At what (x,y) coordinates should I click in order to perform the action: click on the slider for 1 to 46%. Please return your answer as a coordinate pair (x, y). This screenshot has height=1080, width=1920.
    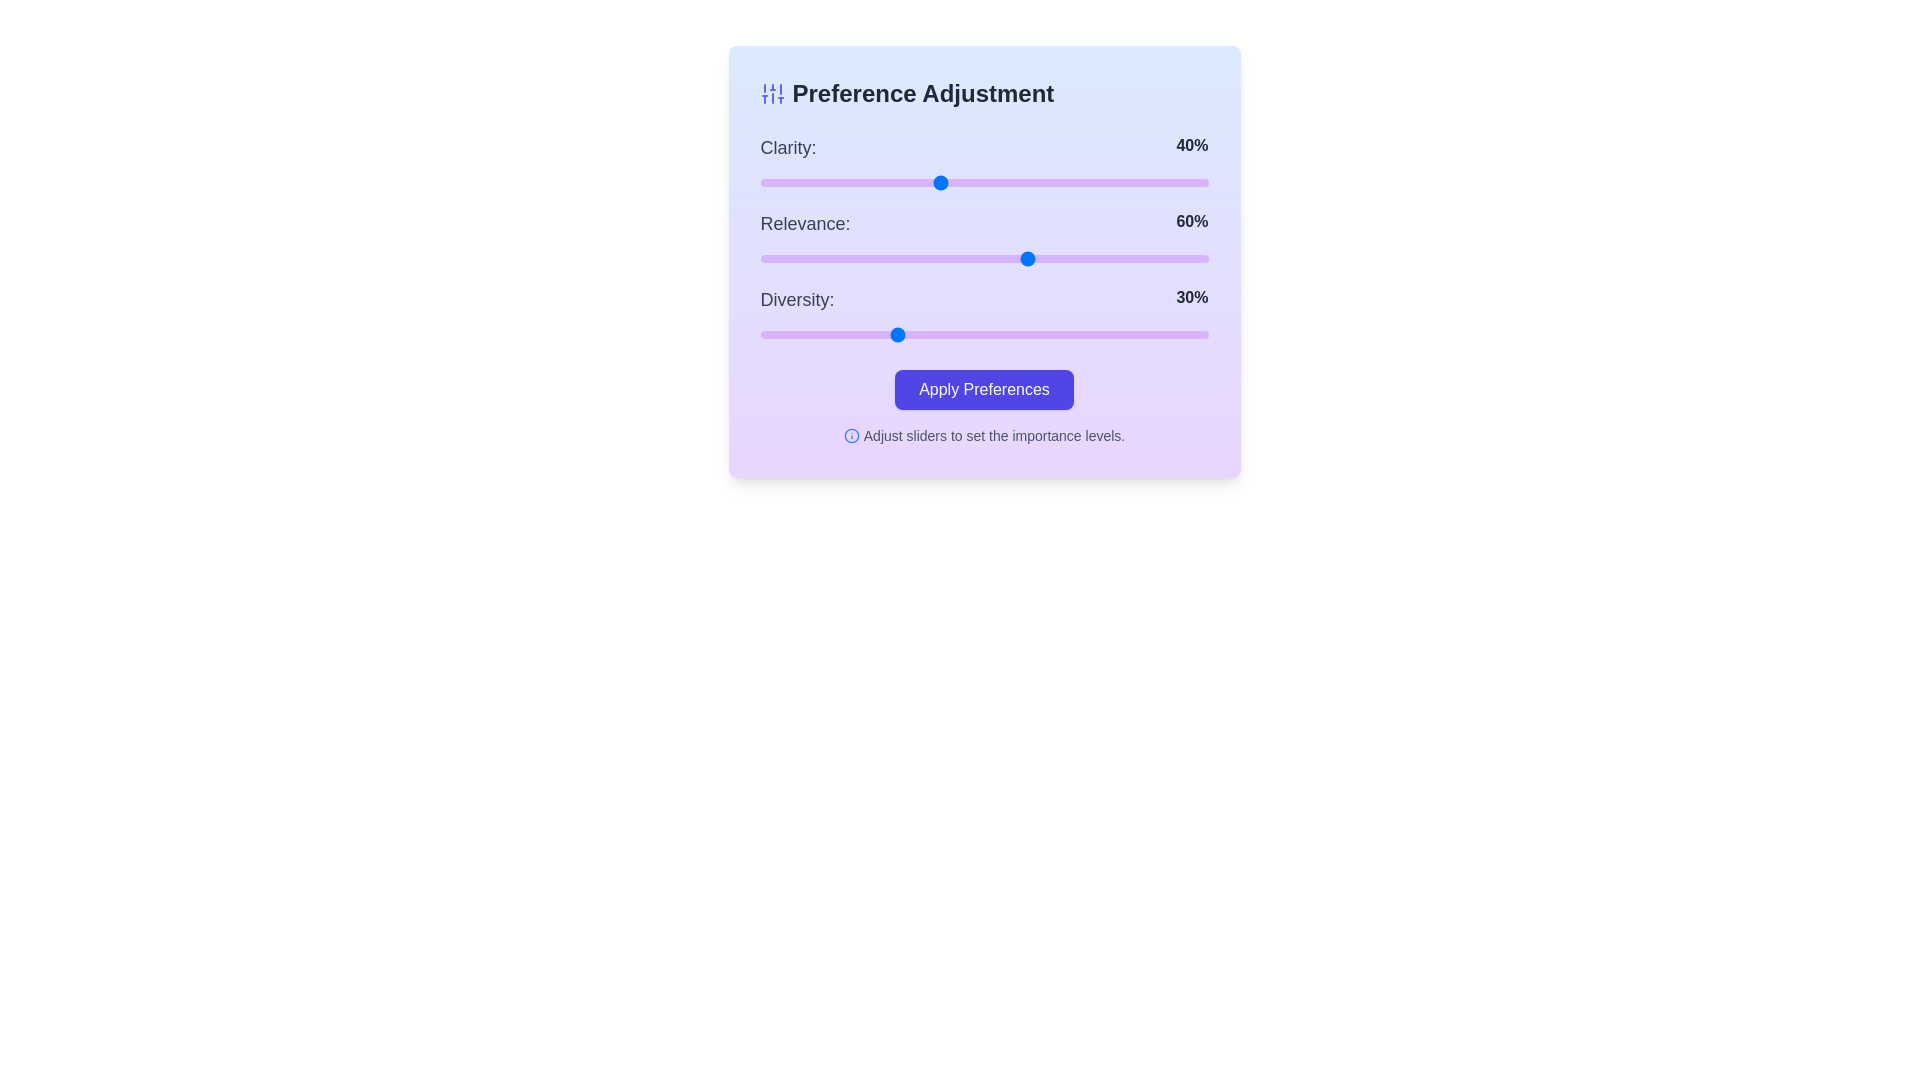
    Looking at the image, I should click on (966, 257).